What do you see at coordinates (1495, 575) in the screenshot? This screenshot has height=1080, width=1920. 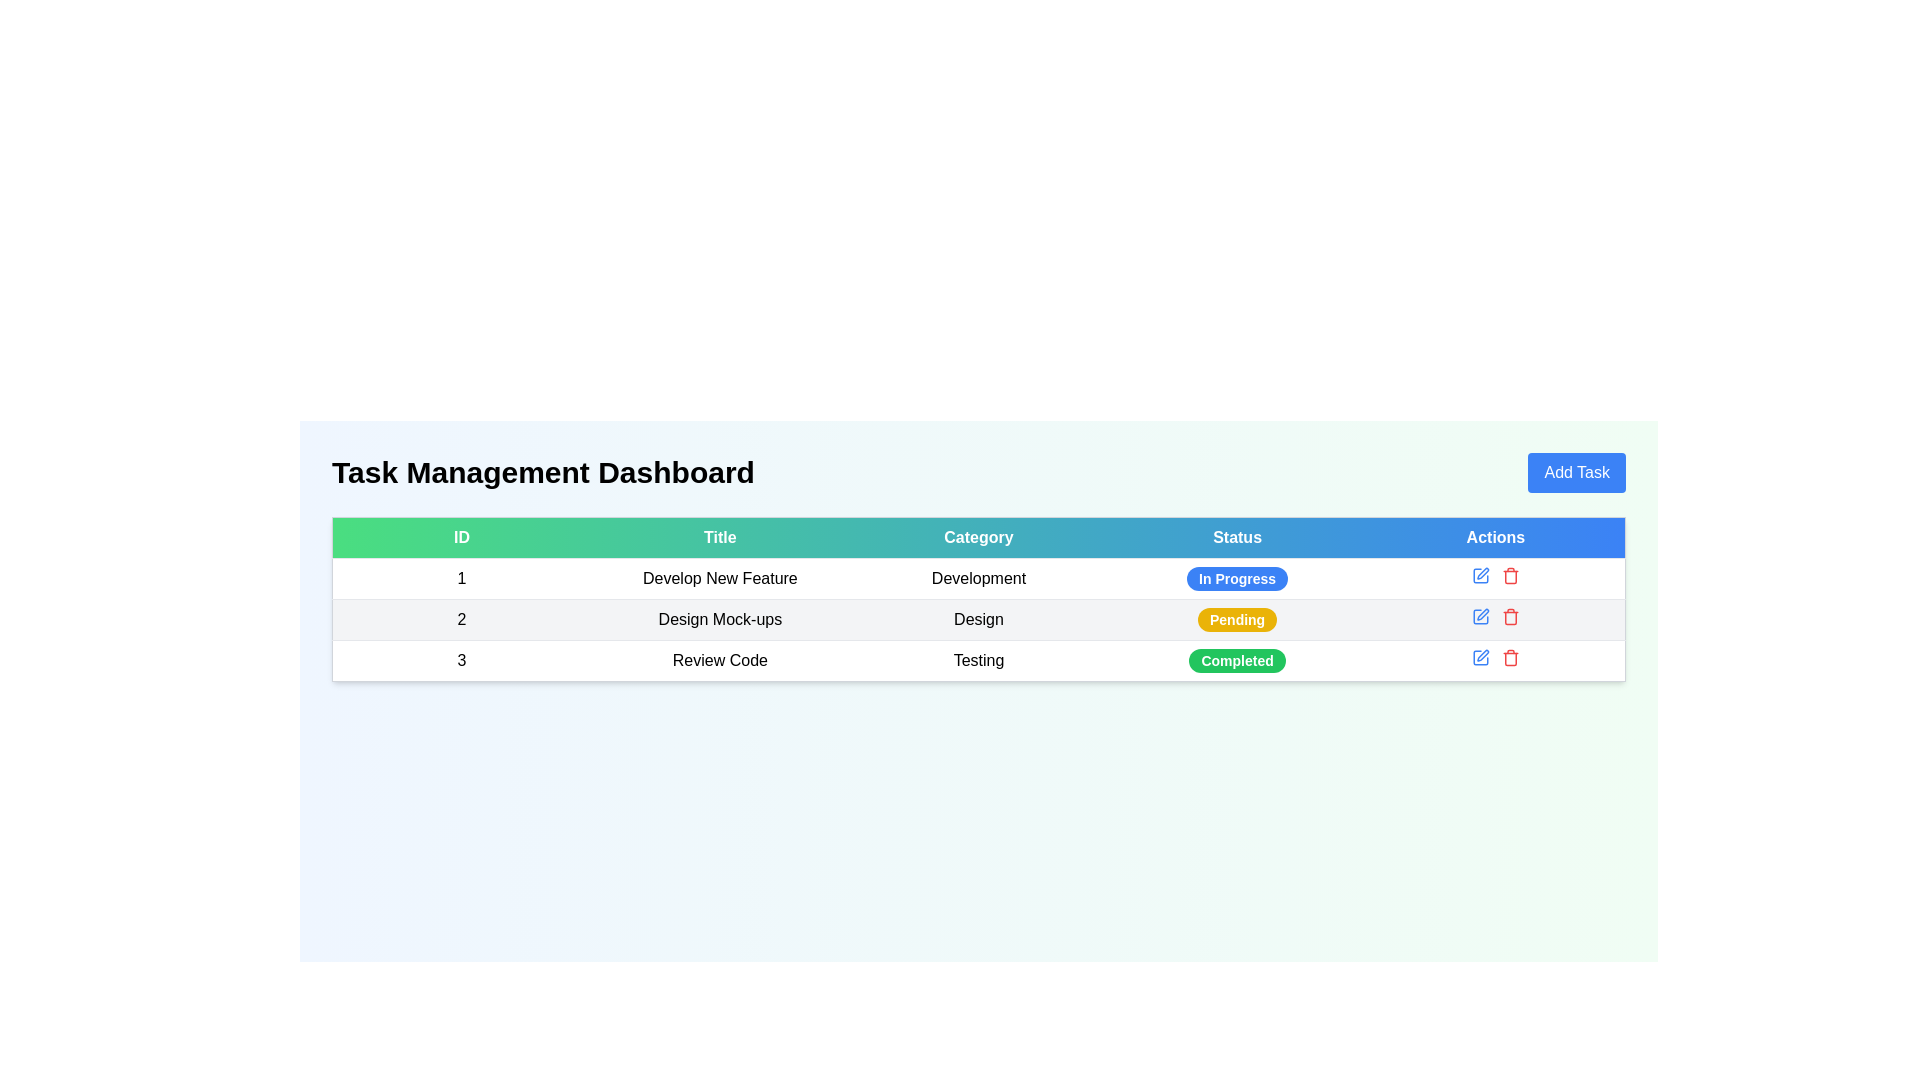 I see `the edit icon in the Actions column of the first row to initiate editing of the associated task entry` at bounding box center [1495, 575].